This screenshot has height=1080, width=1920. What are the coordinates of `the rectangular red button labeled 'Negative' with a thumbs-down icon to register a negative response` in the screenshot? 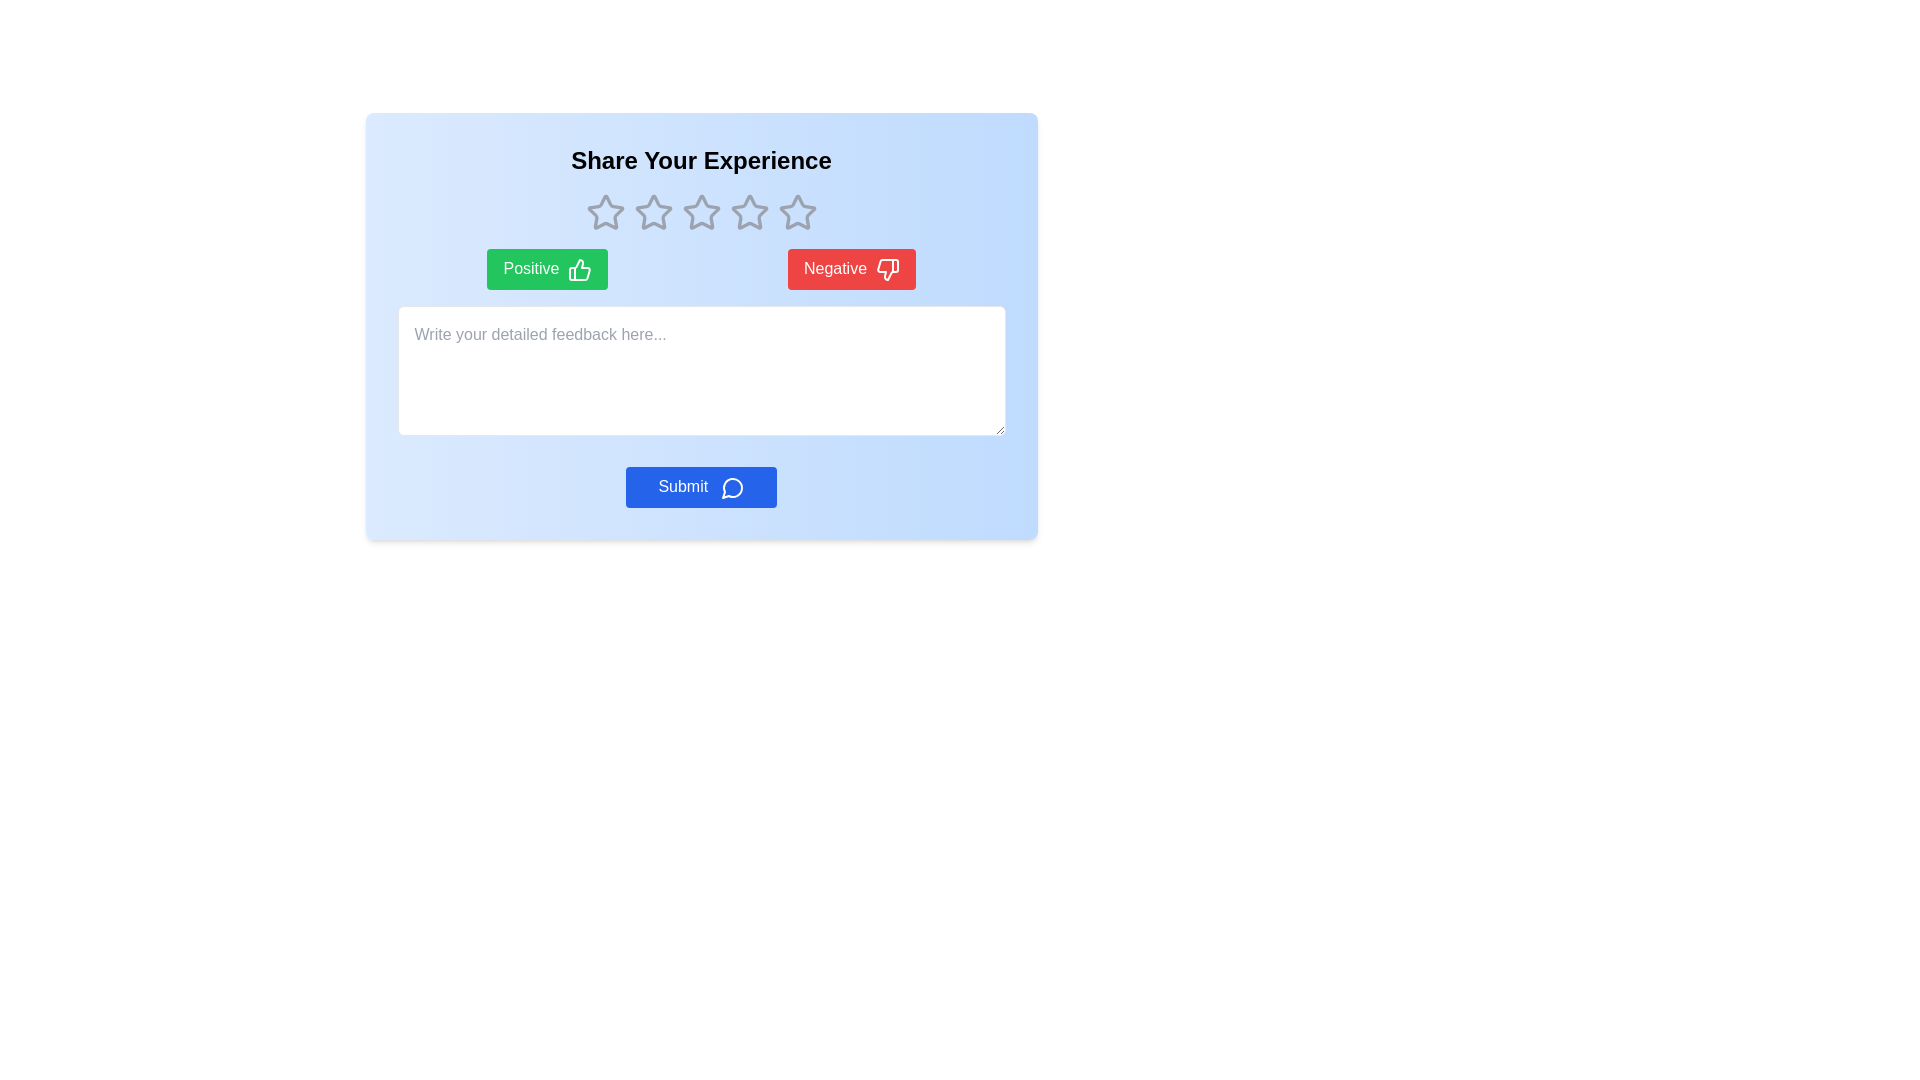 It's located at (851, 268).